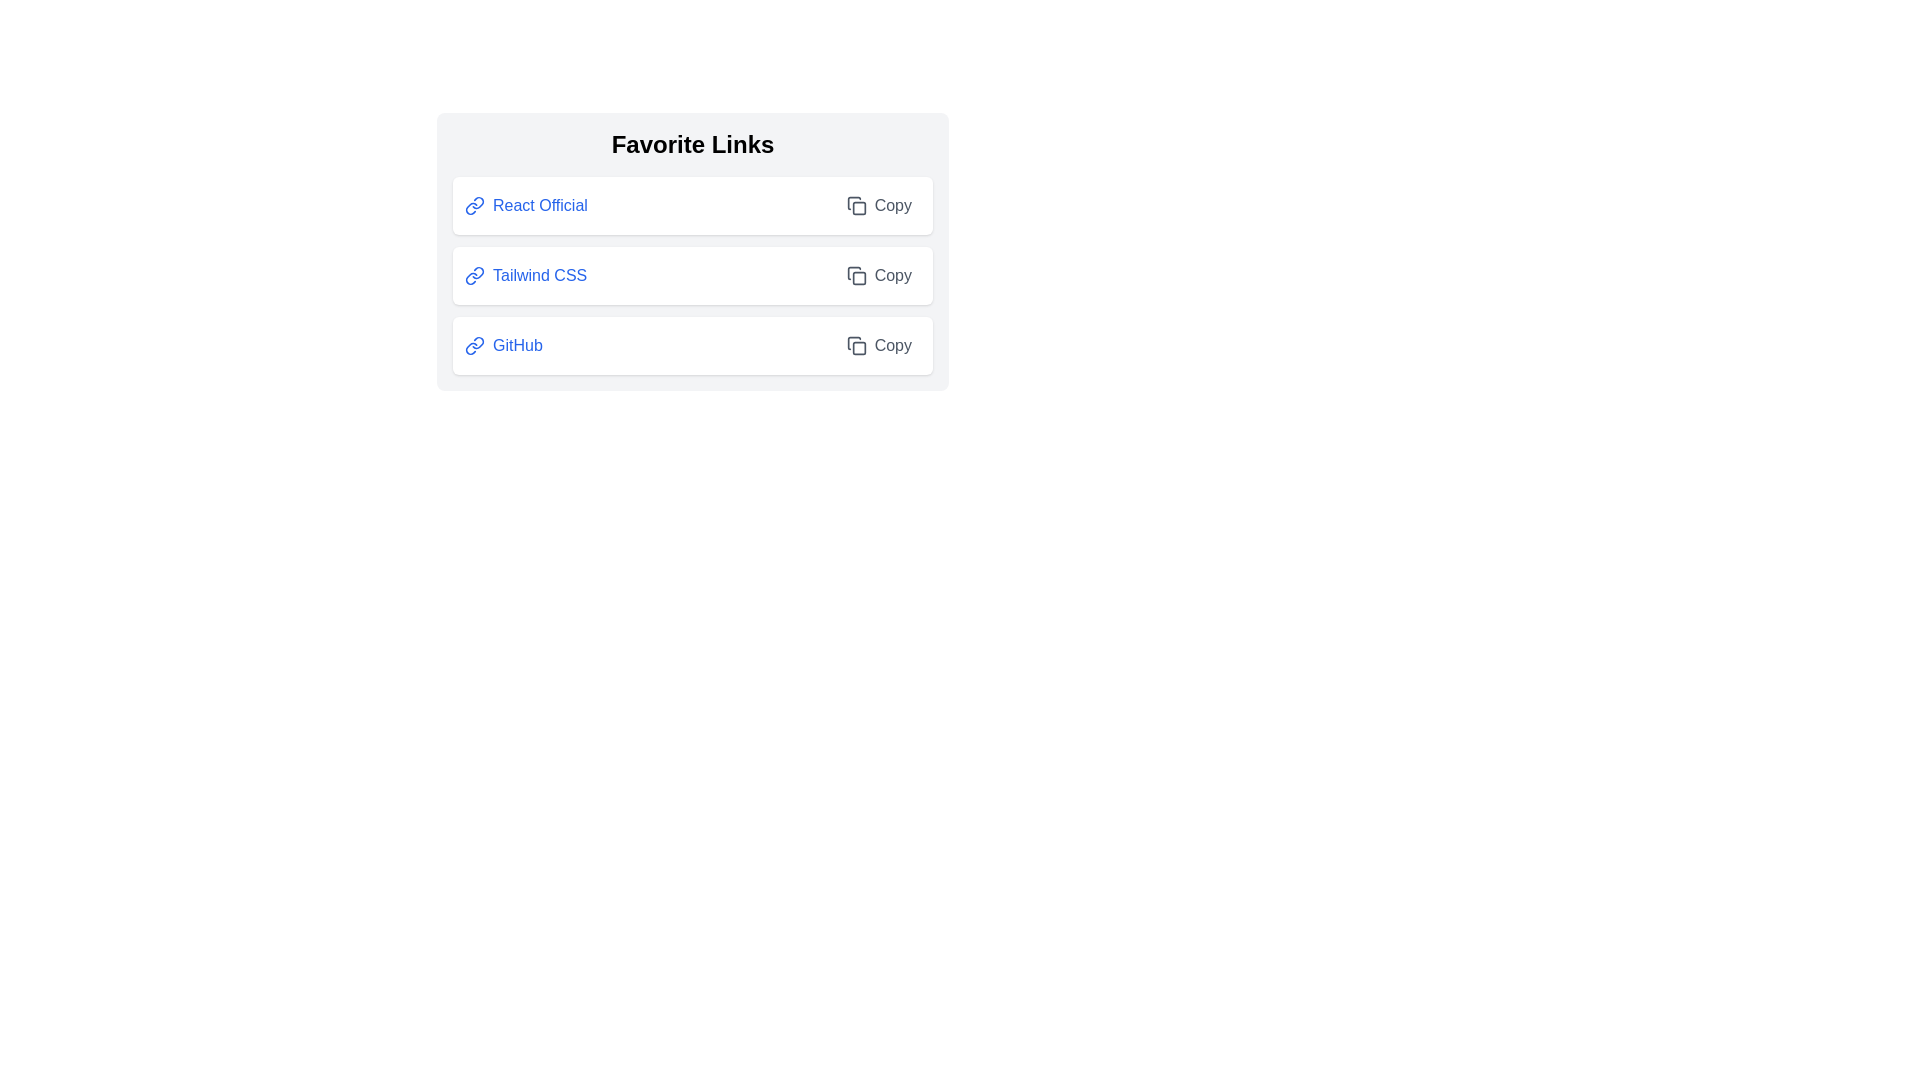  Describe the element at coordinates (891, 345) in the screenshot. I see `the 'Copy' text label located to the right of the SVG icon within the 'Copy' button in the row associated with 'GitHub'` at that location.